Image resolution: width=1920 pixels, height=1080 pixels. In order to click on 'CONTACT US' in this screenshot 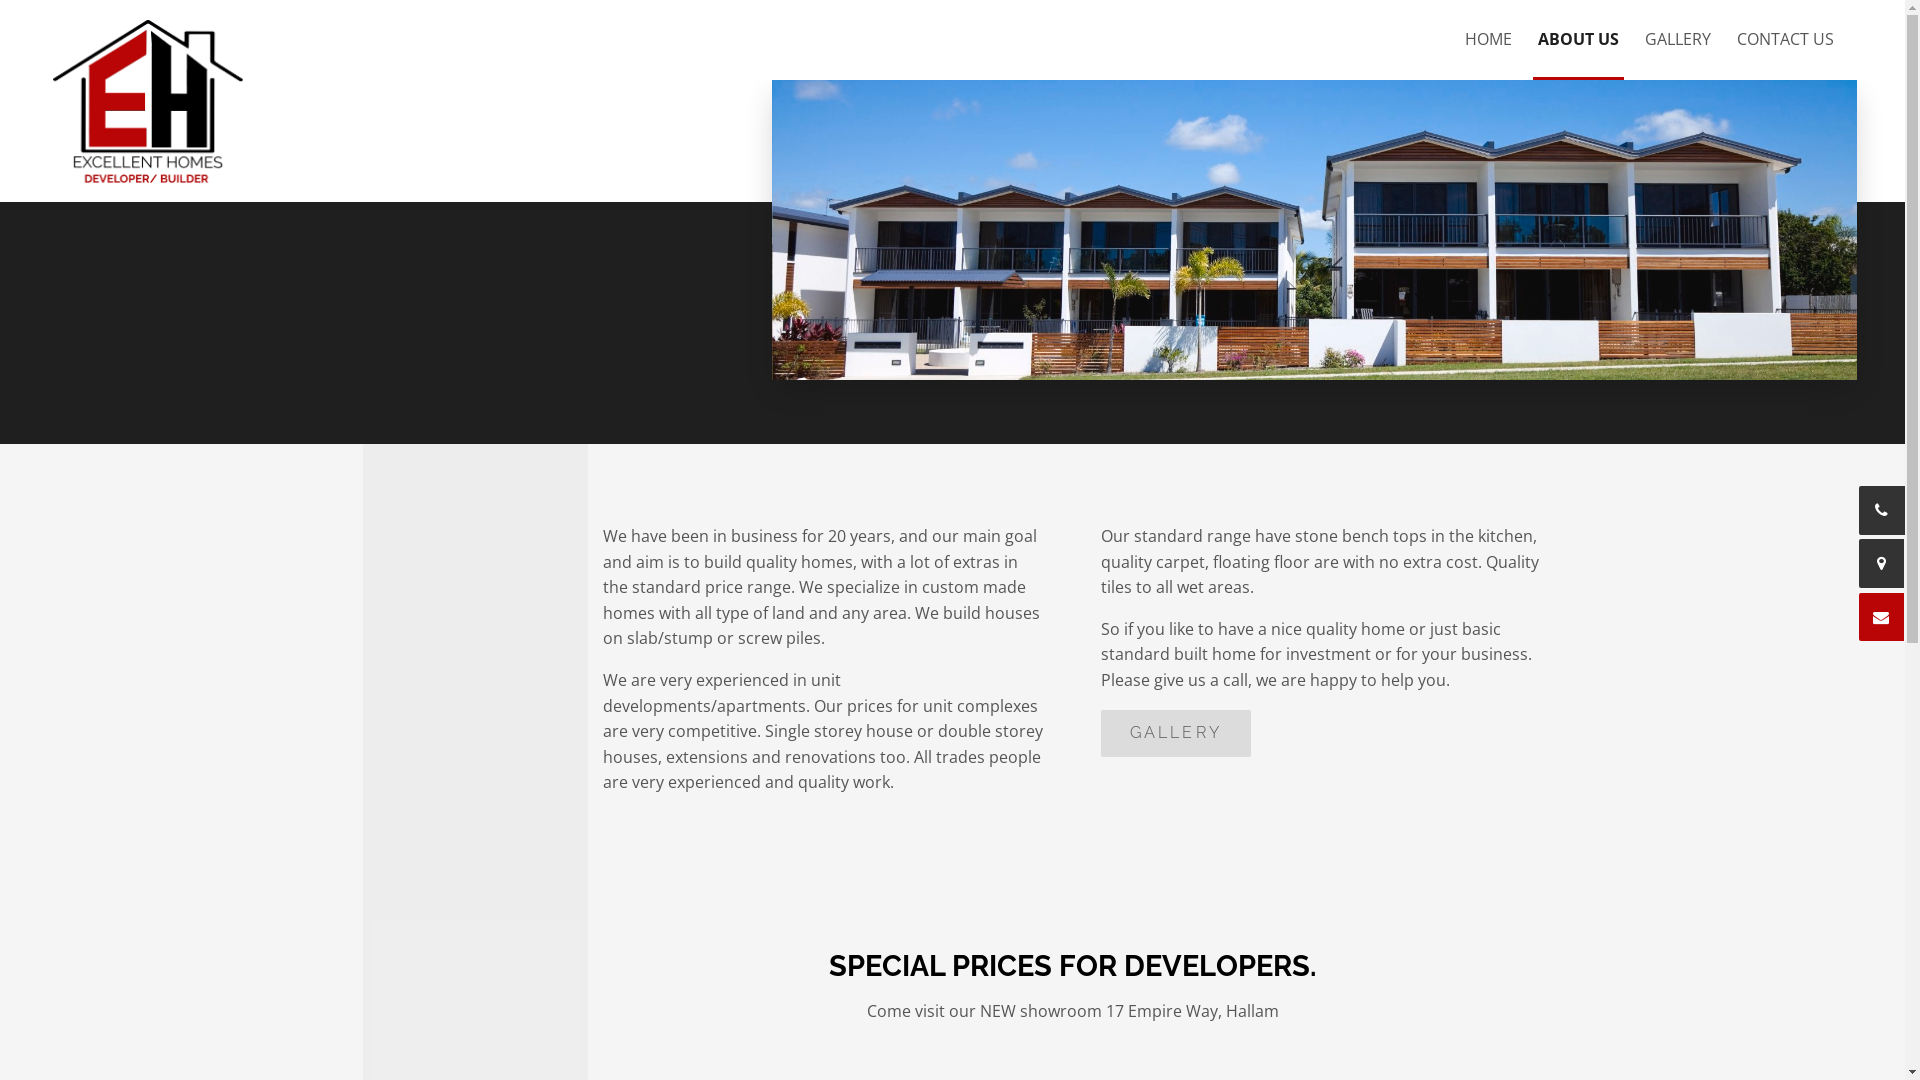, I will do `click(1785, 39)`.